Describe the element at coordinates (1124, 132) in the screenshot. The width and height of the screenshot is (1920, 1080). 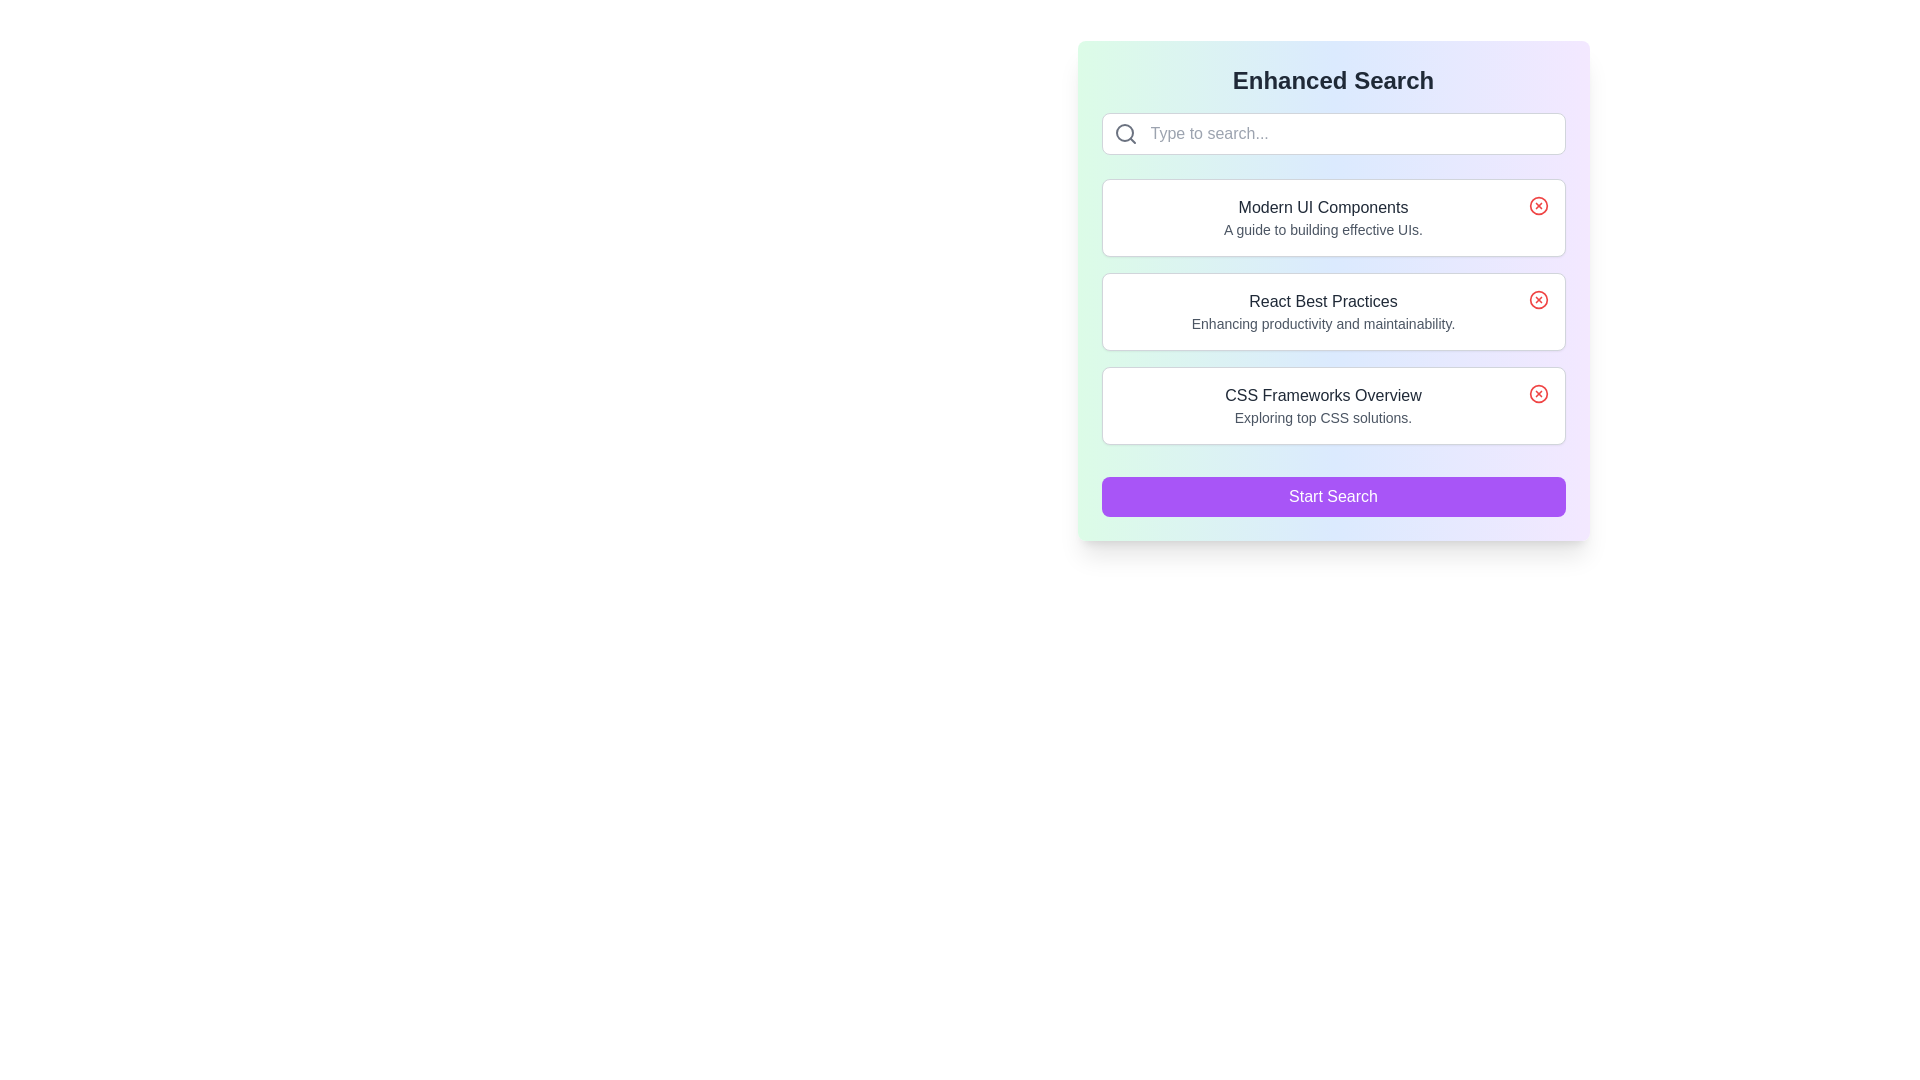
I see `the small circular shape that is part of a search icon, located to the left of the search input field at the top of the user interface` at that location.